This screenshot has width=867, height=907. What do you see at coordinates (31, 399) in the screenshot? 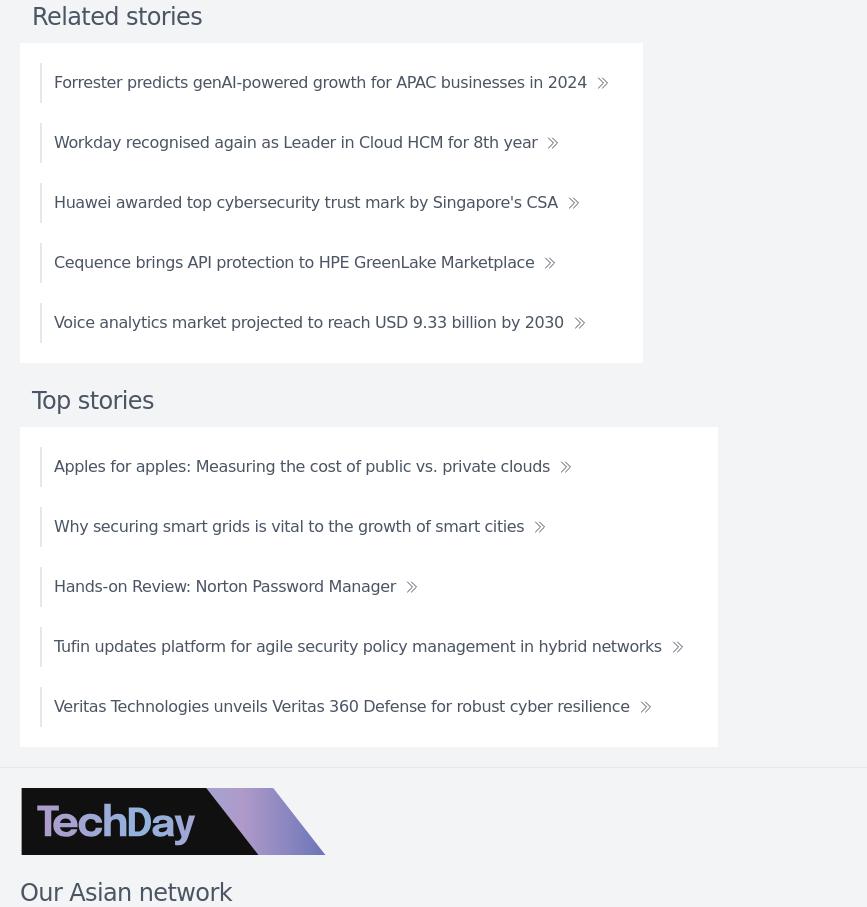
I see `'Top stories'` at bounding box center [31, 399].